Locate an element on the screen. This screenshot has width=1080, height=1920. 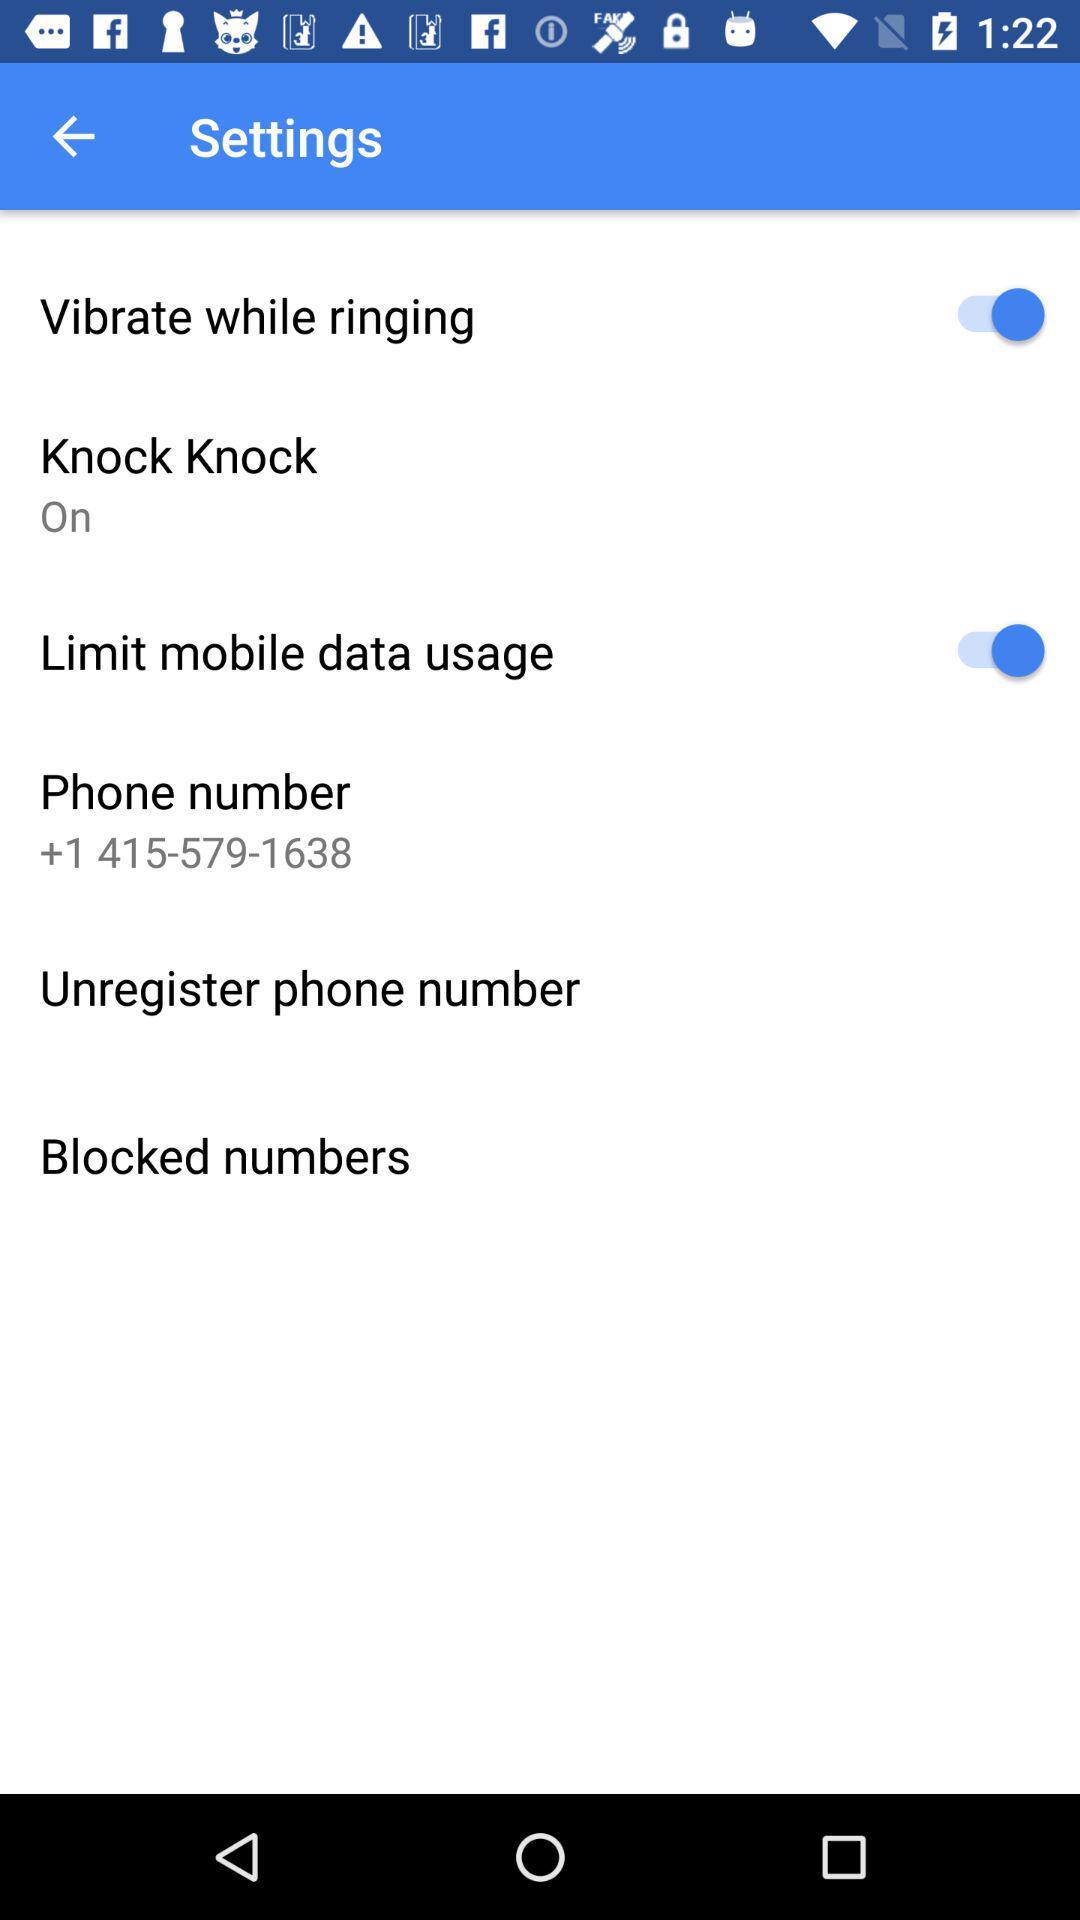
knock knock is located at coordinates (177, 453).